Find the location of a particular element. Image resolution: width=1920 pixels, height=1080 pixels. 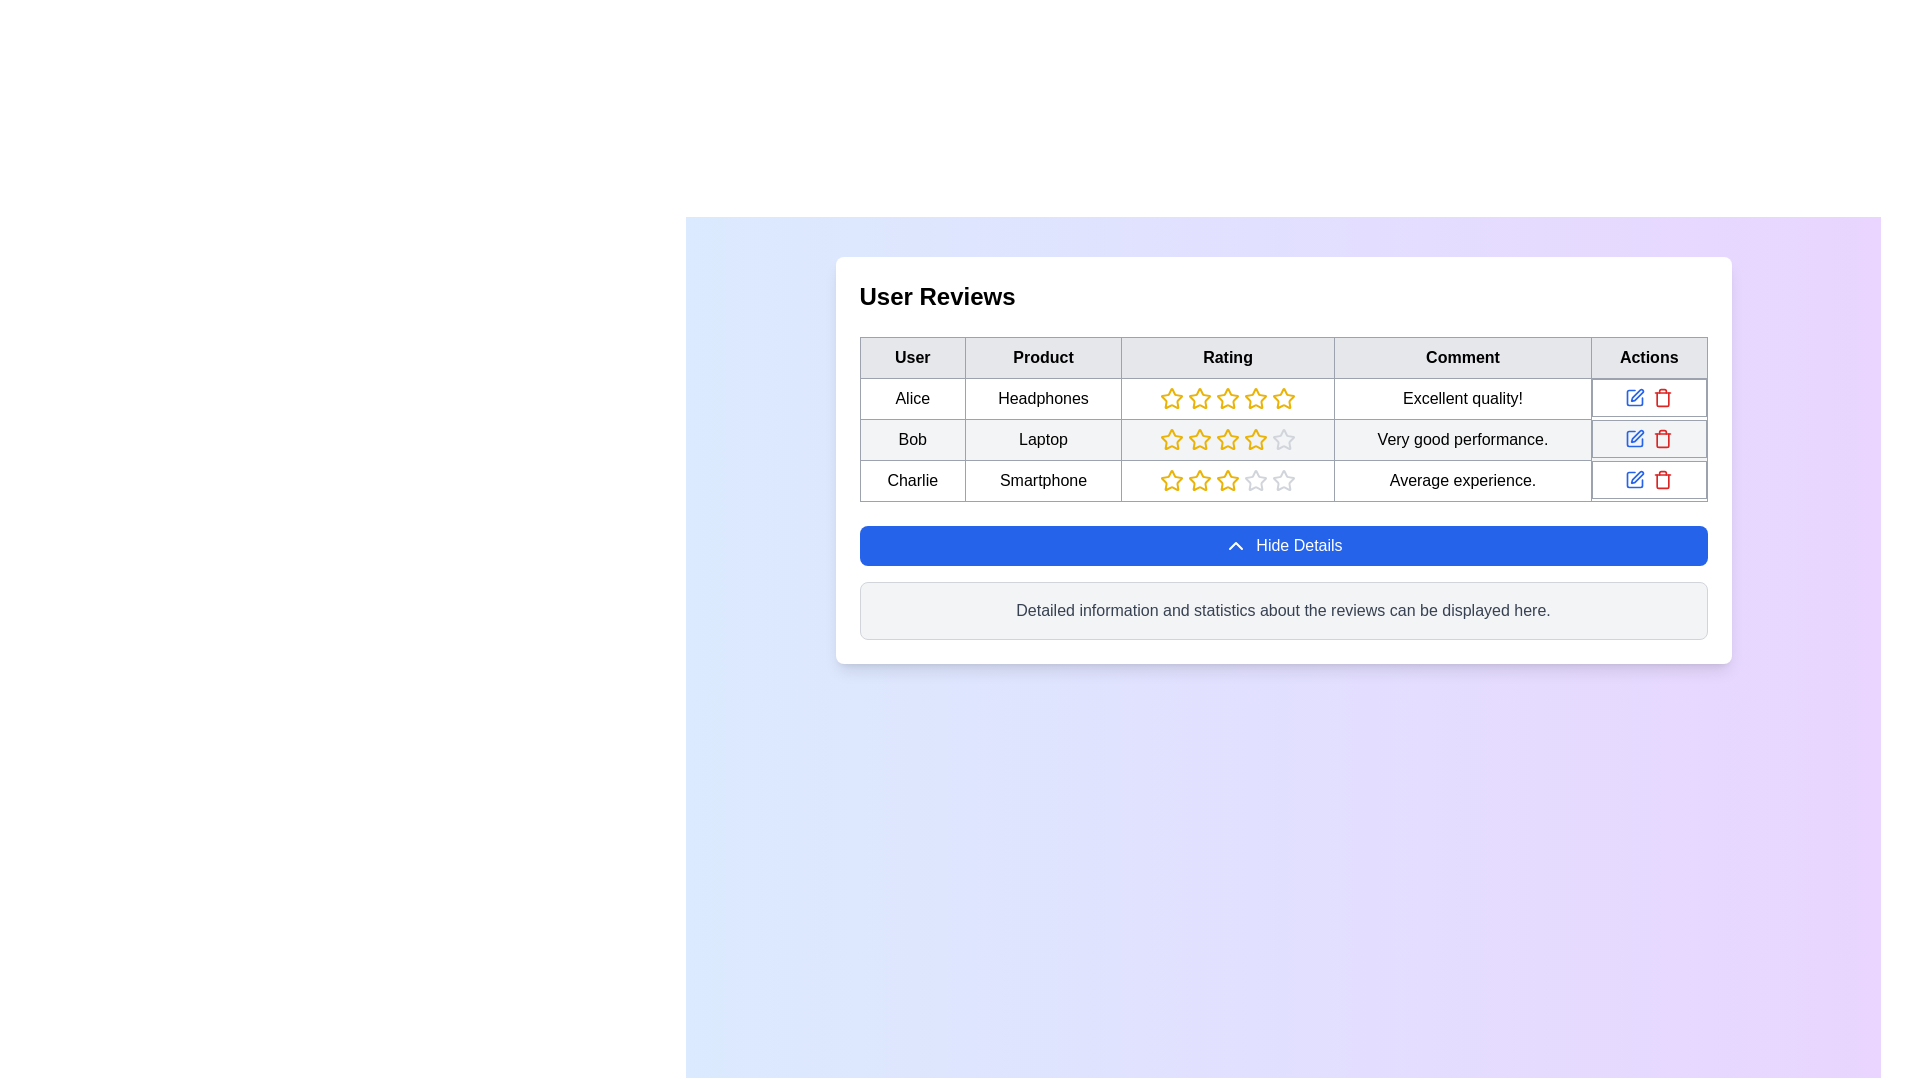

text label in the 'Comment' column of the 'User Reviews' table corresponding to 'Alice' and 'Headphones'. This is the primary content in the fourth cell of this row is located at coordinates (1463, 398).